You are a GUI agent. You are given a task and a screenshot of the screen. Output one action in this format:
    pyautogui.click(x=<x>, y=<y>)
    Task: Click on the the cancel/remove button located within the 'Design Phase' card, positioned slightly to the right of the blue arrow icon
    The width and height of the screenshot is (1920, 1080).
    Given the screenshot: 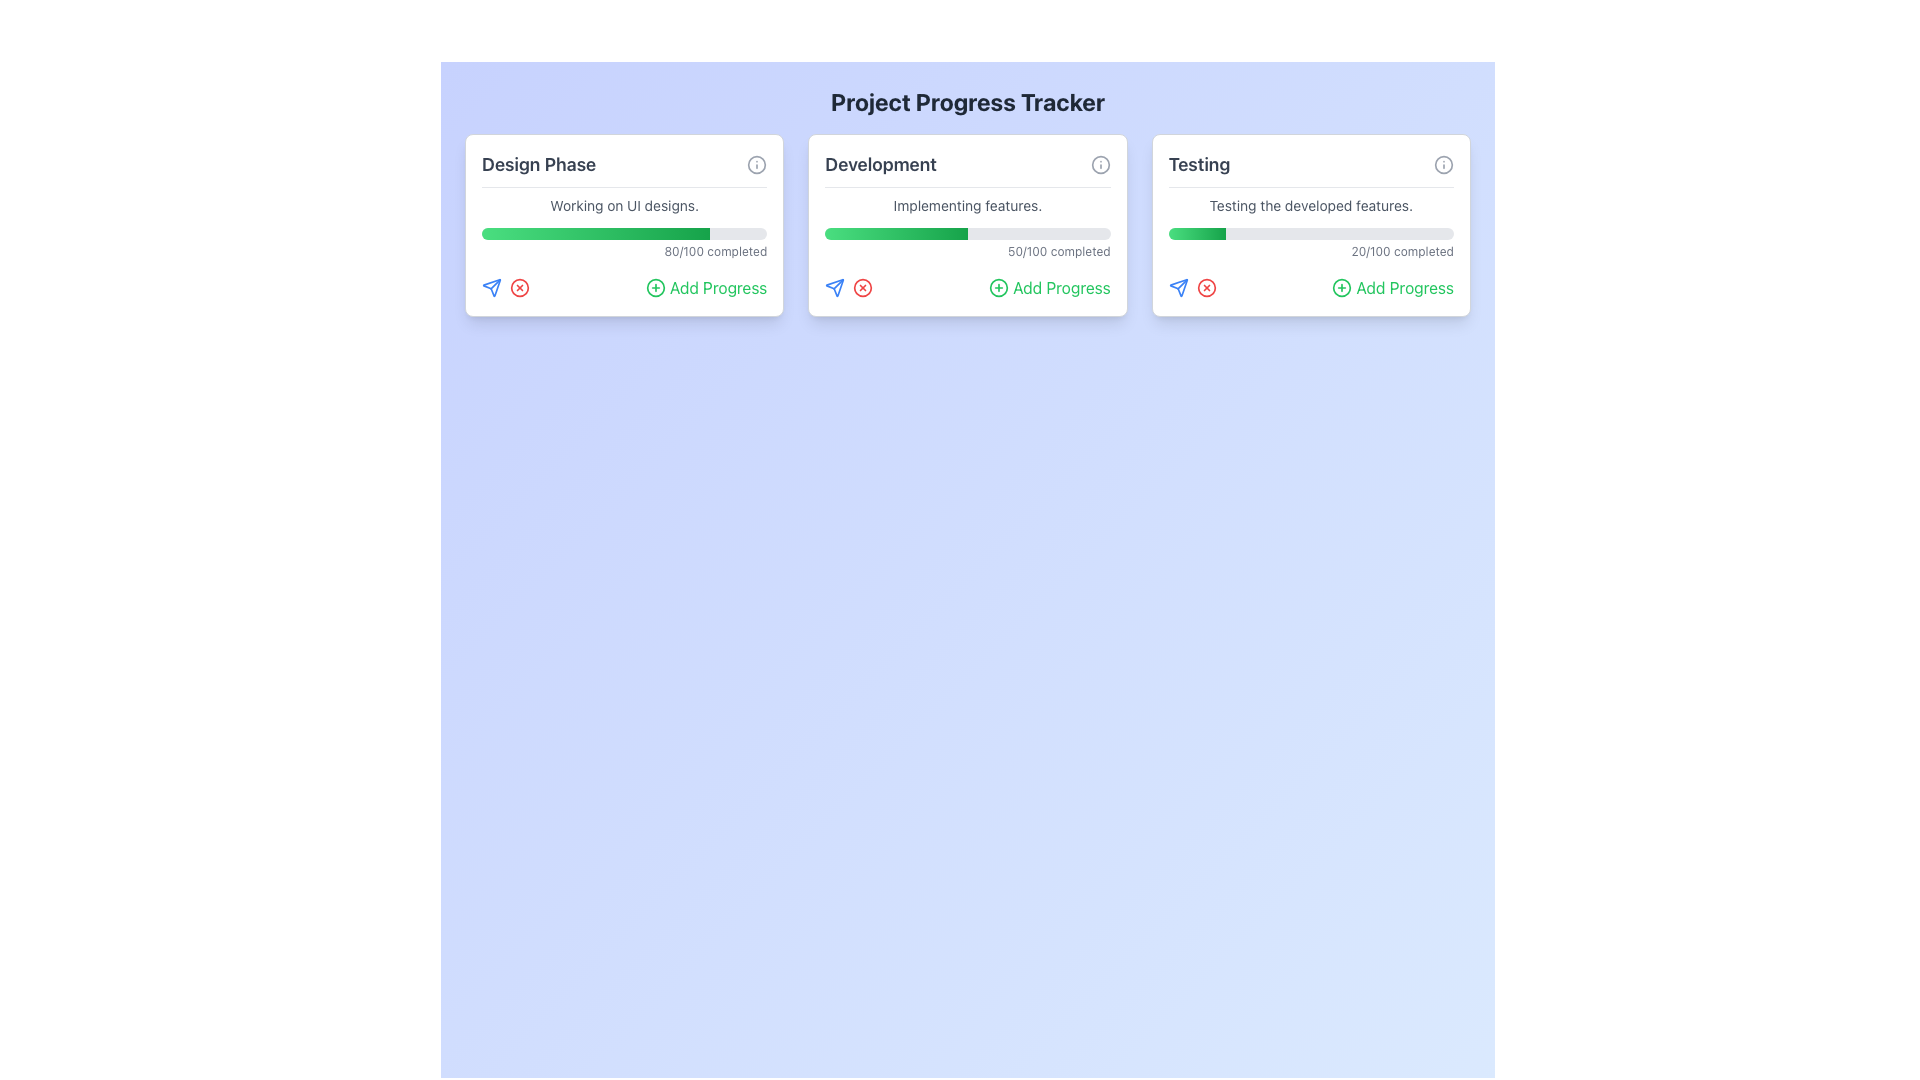 What is the action you would take?
    pyautogui.click(x=519, y=288)
    